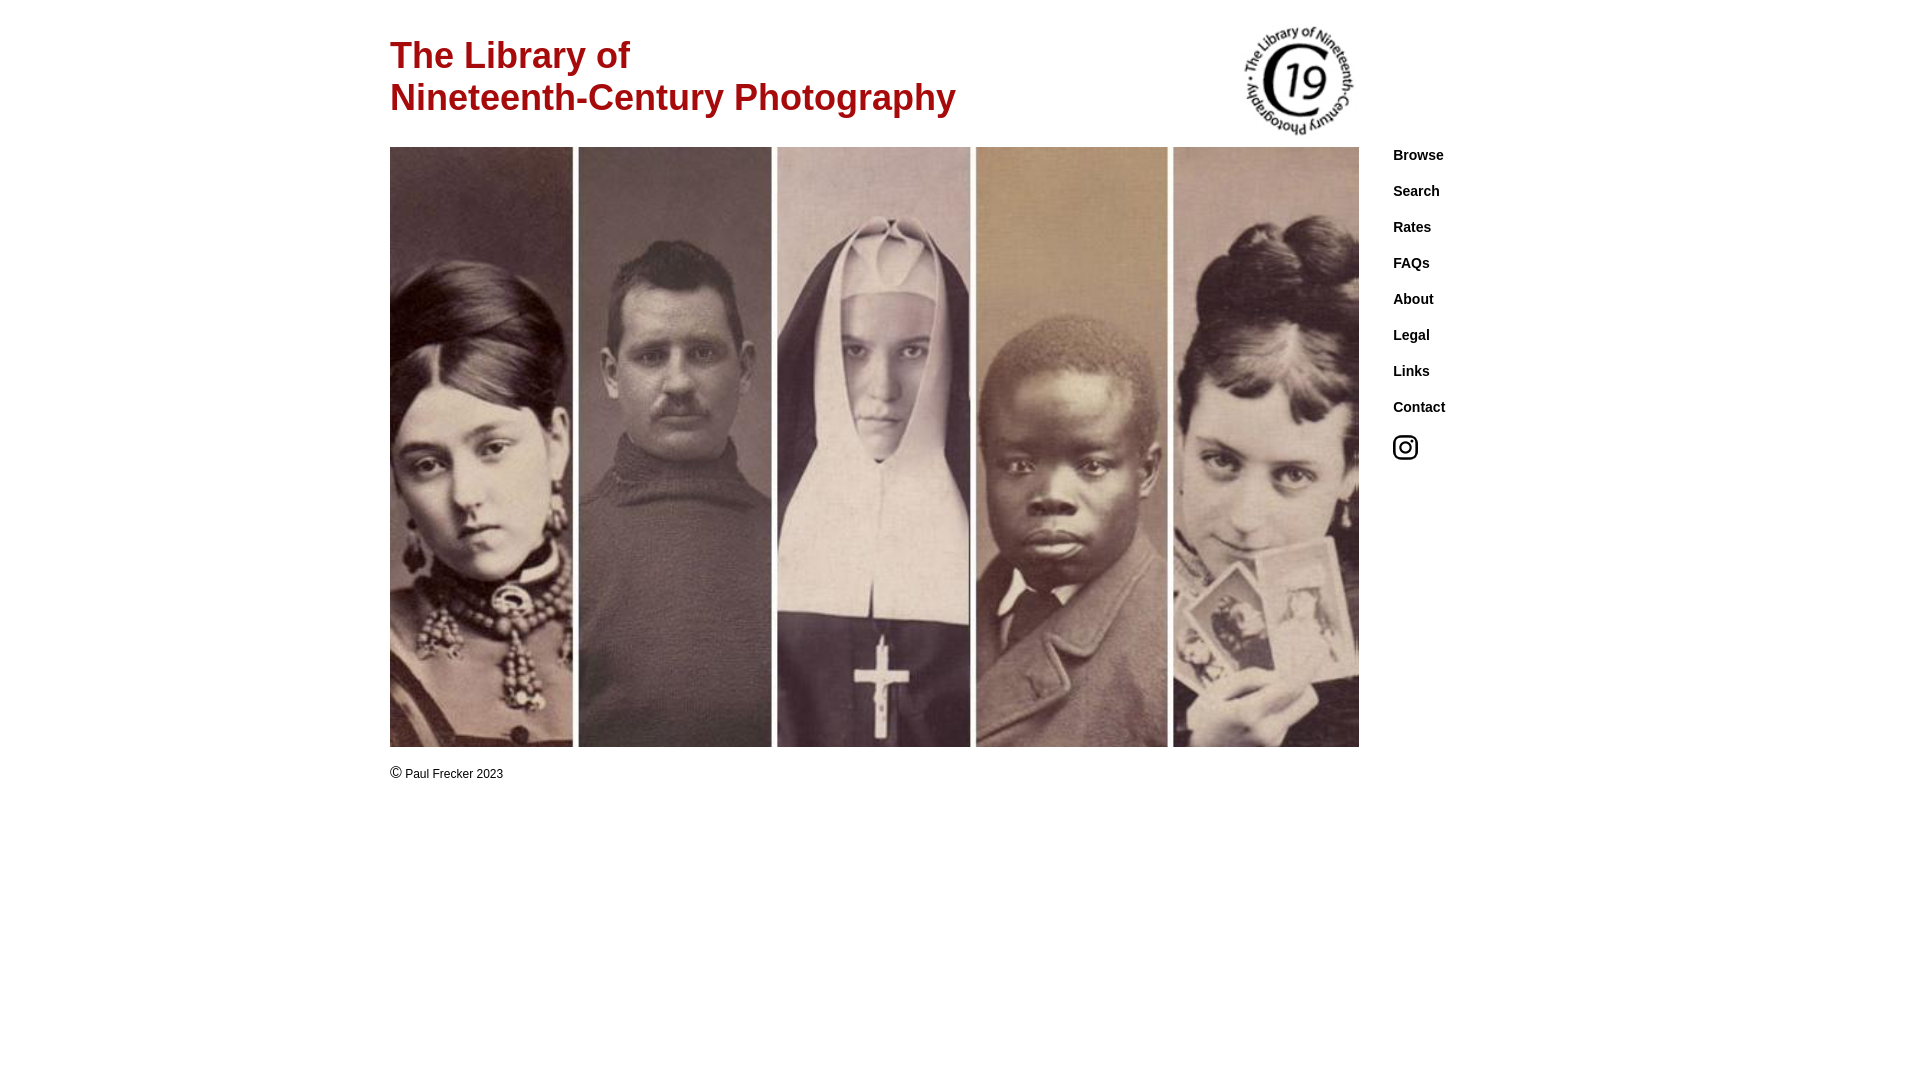 This screenshot has height=1080, width=1920. What do you see at coordinates (1410, 226) in the screenshot?
I see `'Rates'` at bounding box center [1410, 226].